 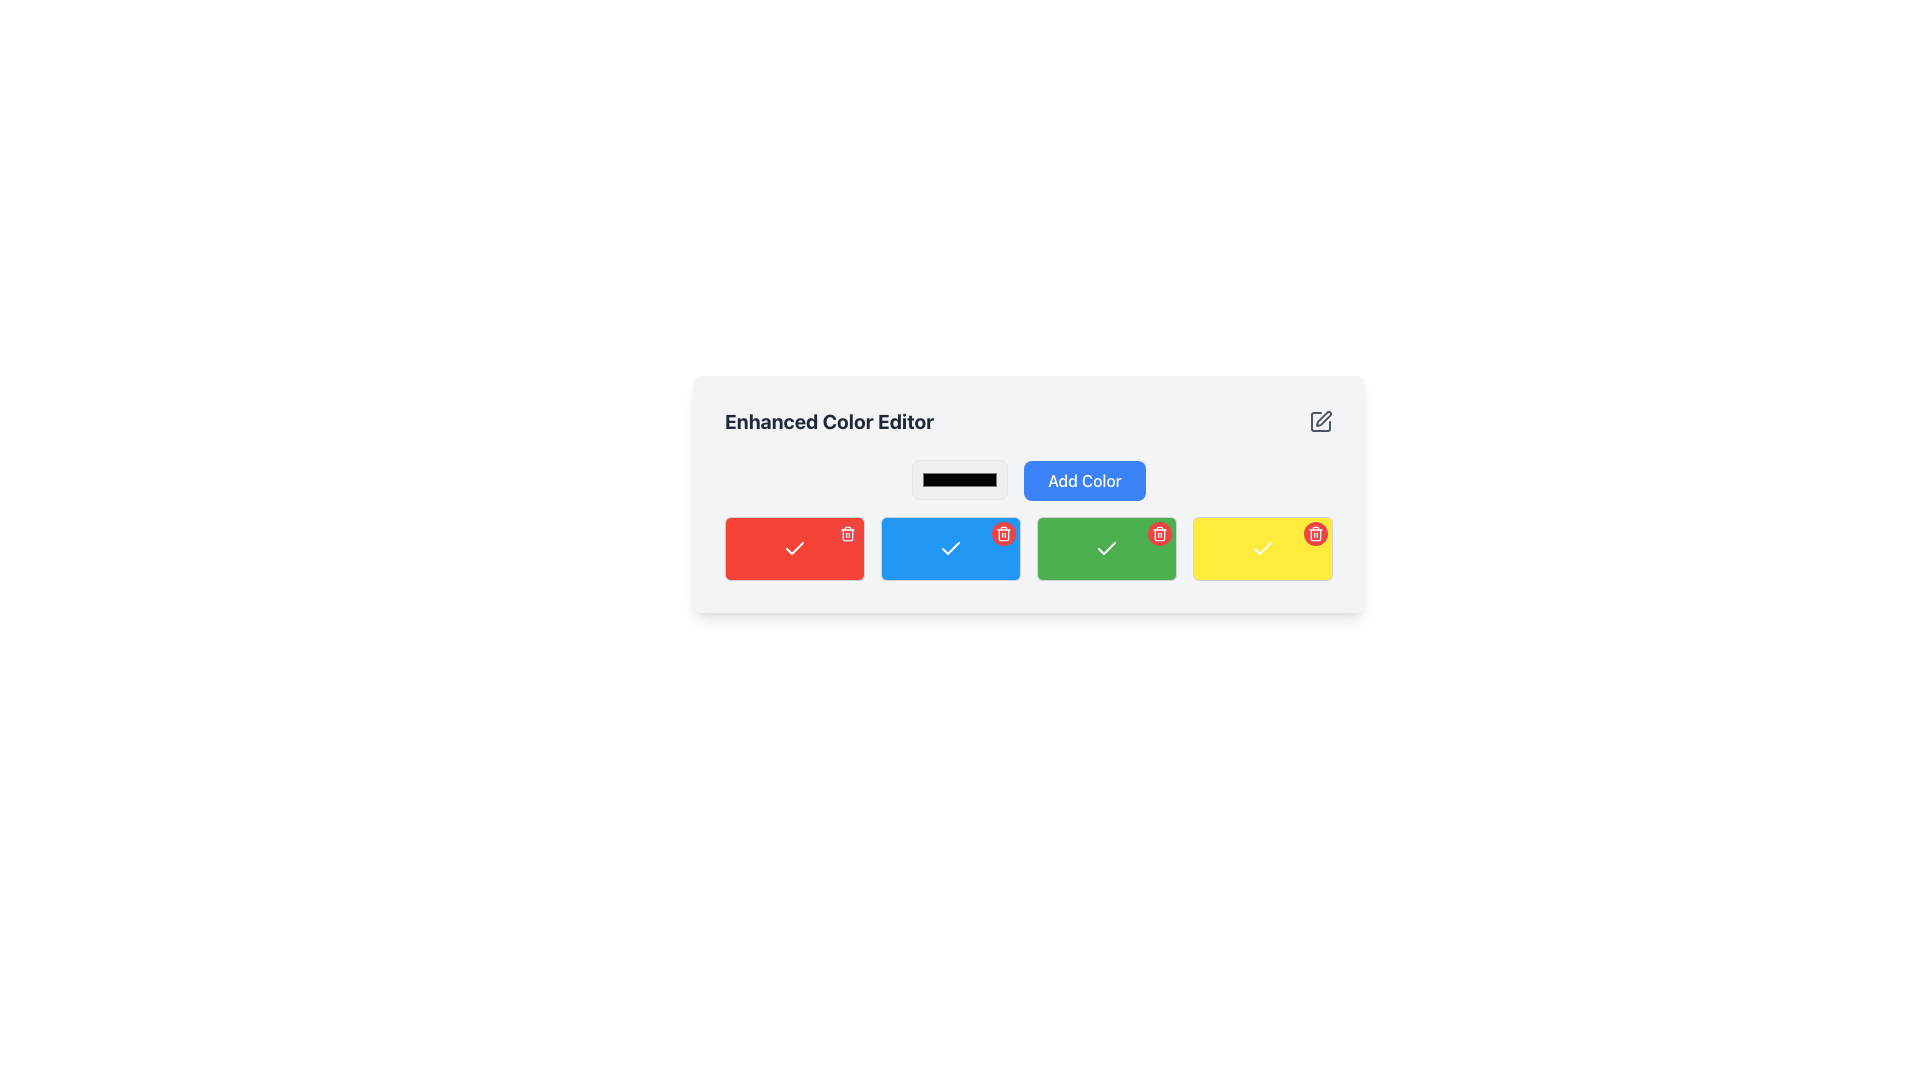 What do you see at coordinates (794, 548) in the screenshot?
I see `the checkmark SVG icon embedded within the red button, which is the first button in a horizontal row of four buttons located at the bottom of the 'Enhanced Color Editor' section` at bounding box center [794, 548].